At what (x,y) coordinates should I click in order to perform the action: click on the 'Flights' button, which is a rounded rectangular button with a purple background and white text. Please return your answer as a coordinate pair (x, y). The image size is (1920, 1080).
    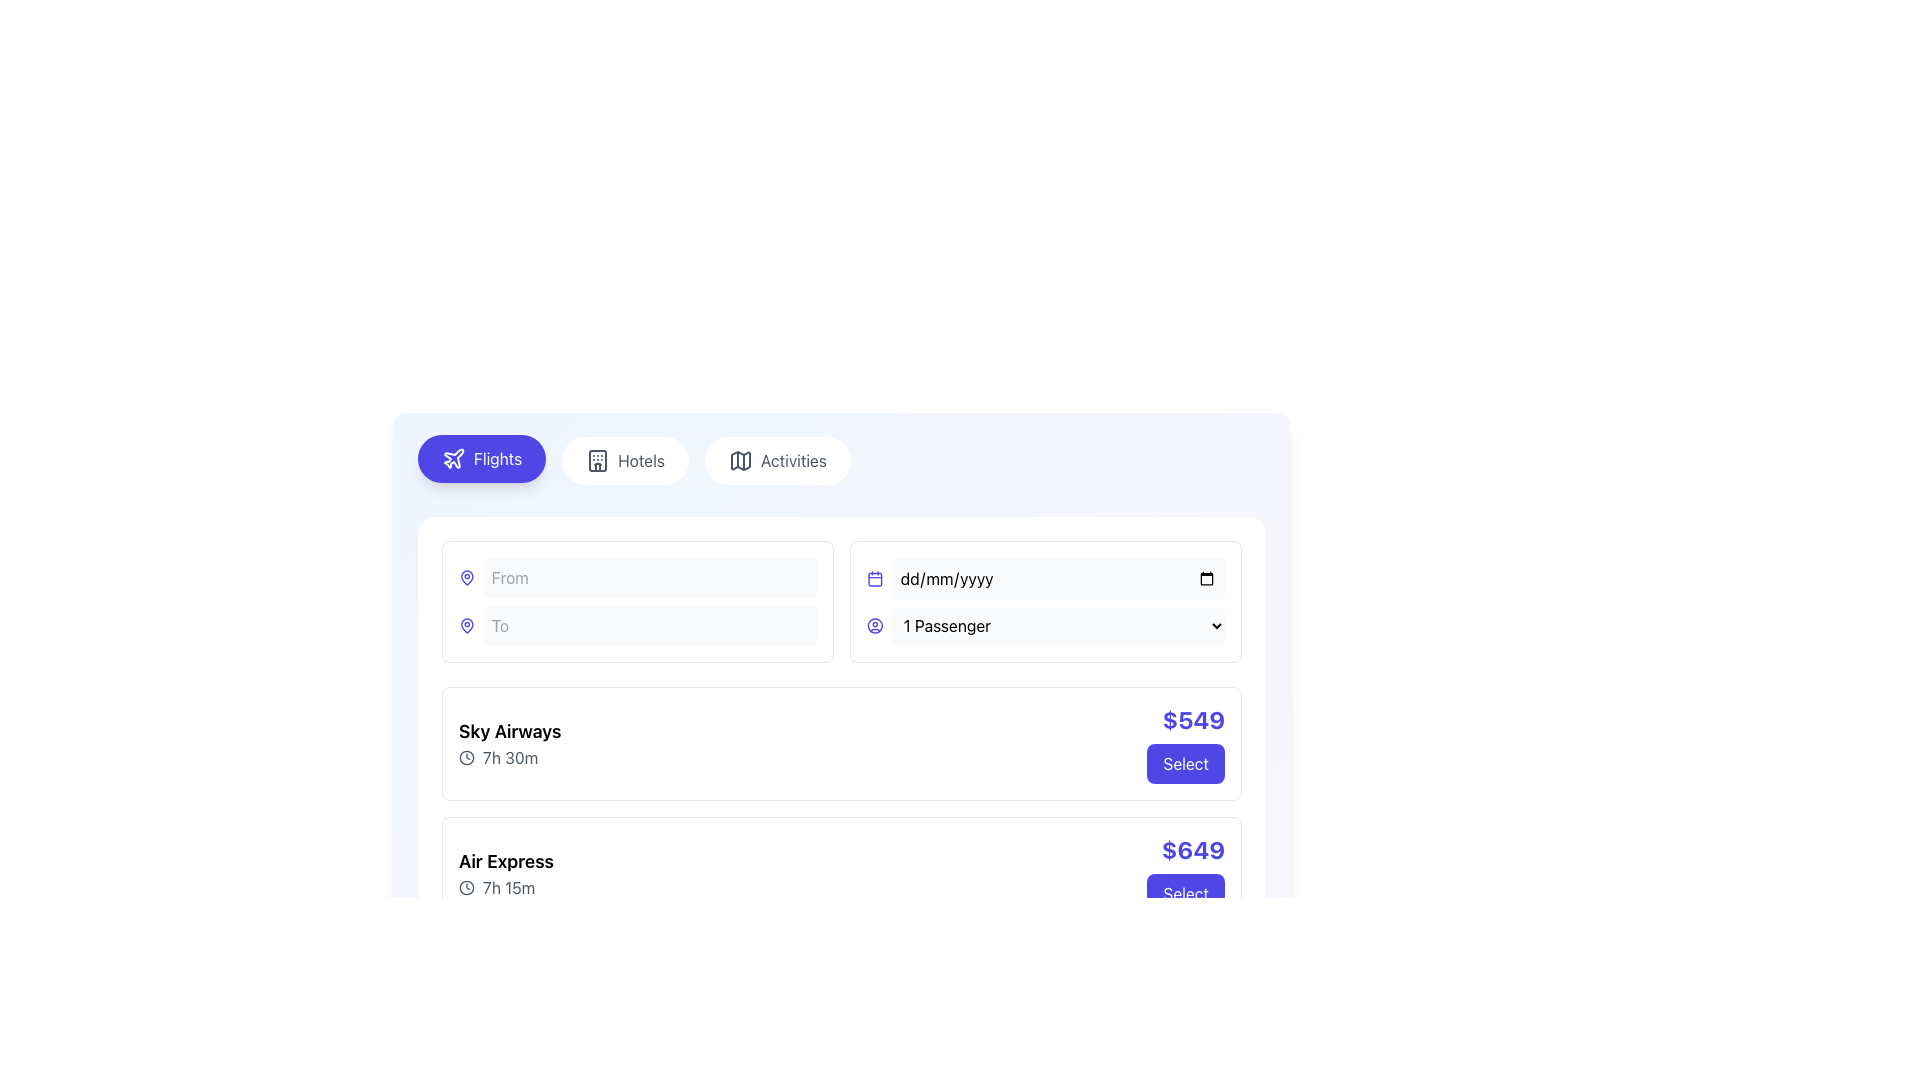
    Looking at the image, I should click on (482, 459).